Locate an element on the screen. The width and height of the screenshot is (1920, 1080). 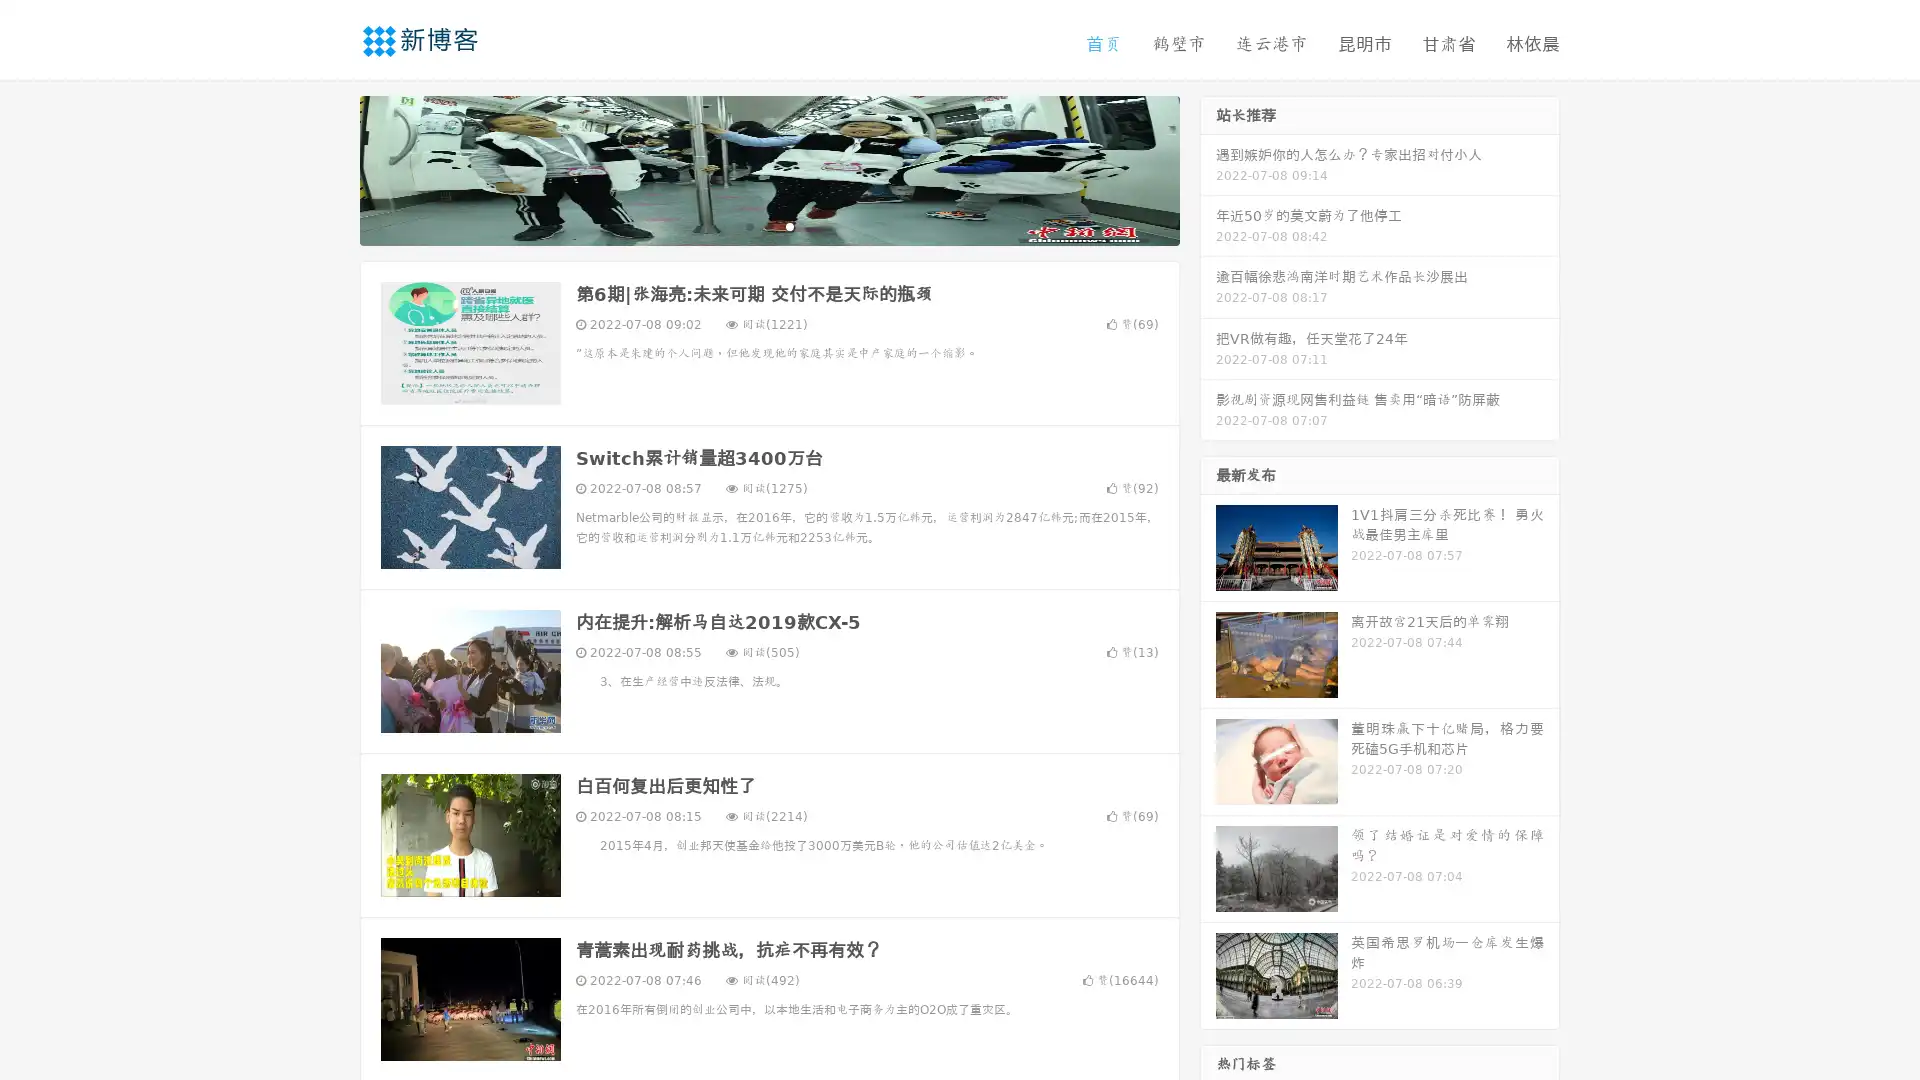
Previous slide is located at coordinates (330, 168).